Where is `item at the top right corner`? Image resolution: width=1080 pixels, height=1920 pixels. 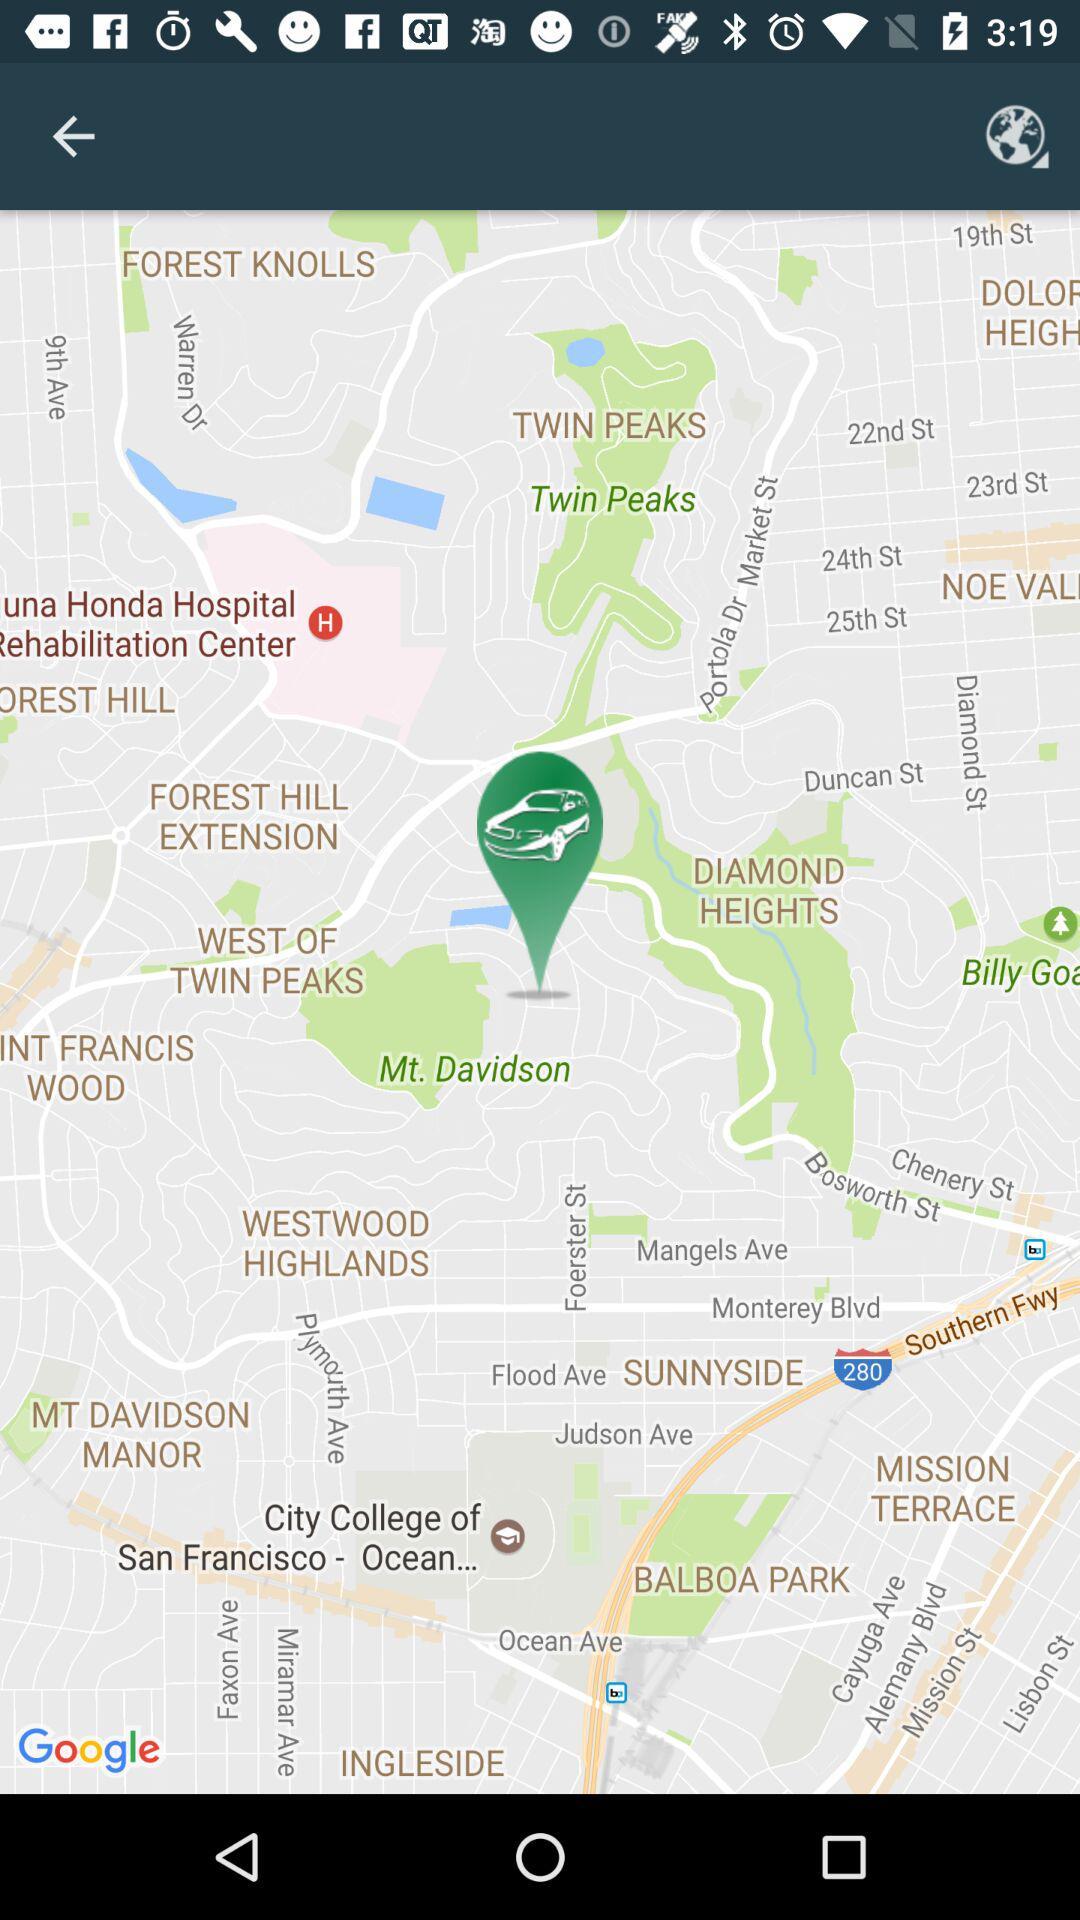
item at the top right corner is located at coordinates (1017, 135).